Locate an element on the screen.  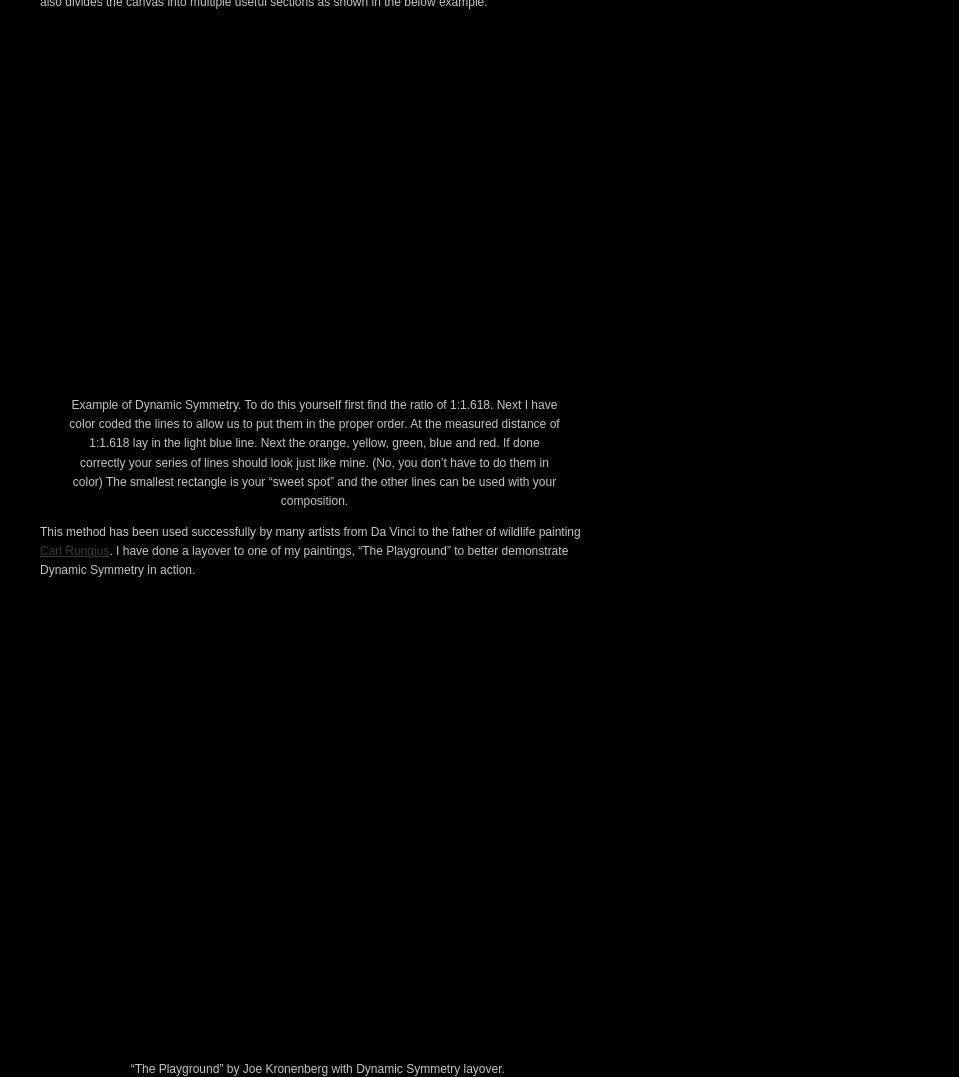
'called' is located at coordinates (146, 178).